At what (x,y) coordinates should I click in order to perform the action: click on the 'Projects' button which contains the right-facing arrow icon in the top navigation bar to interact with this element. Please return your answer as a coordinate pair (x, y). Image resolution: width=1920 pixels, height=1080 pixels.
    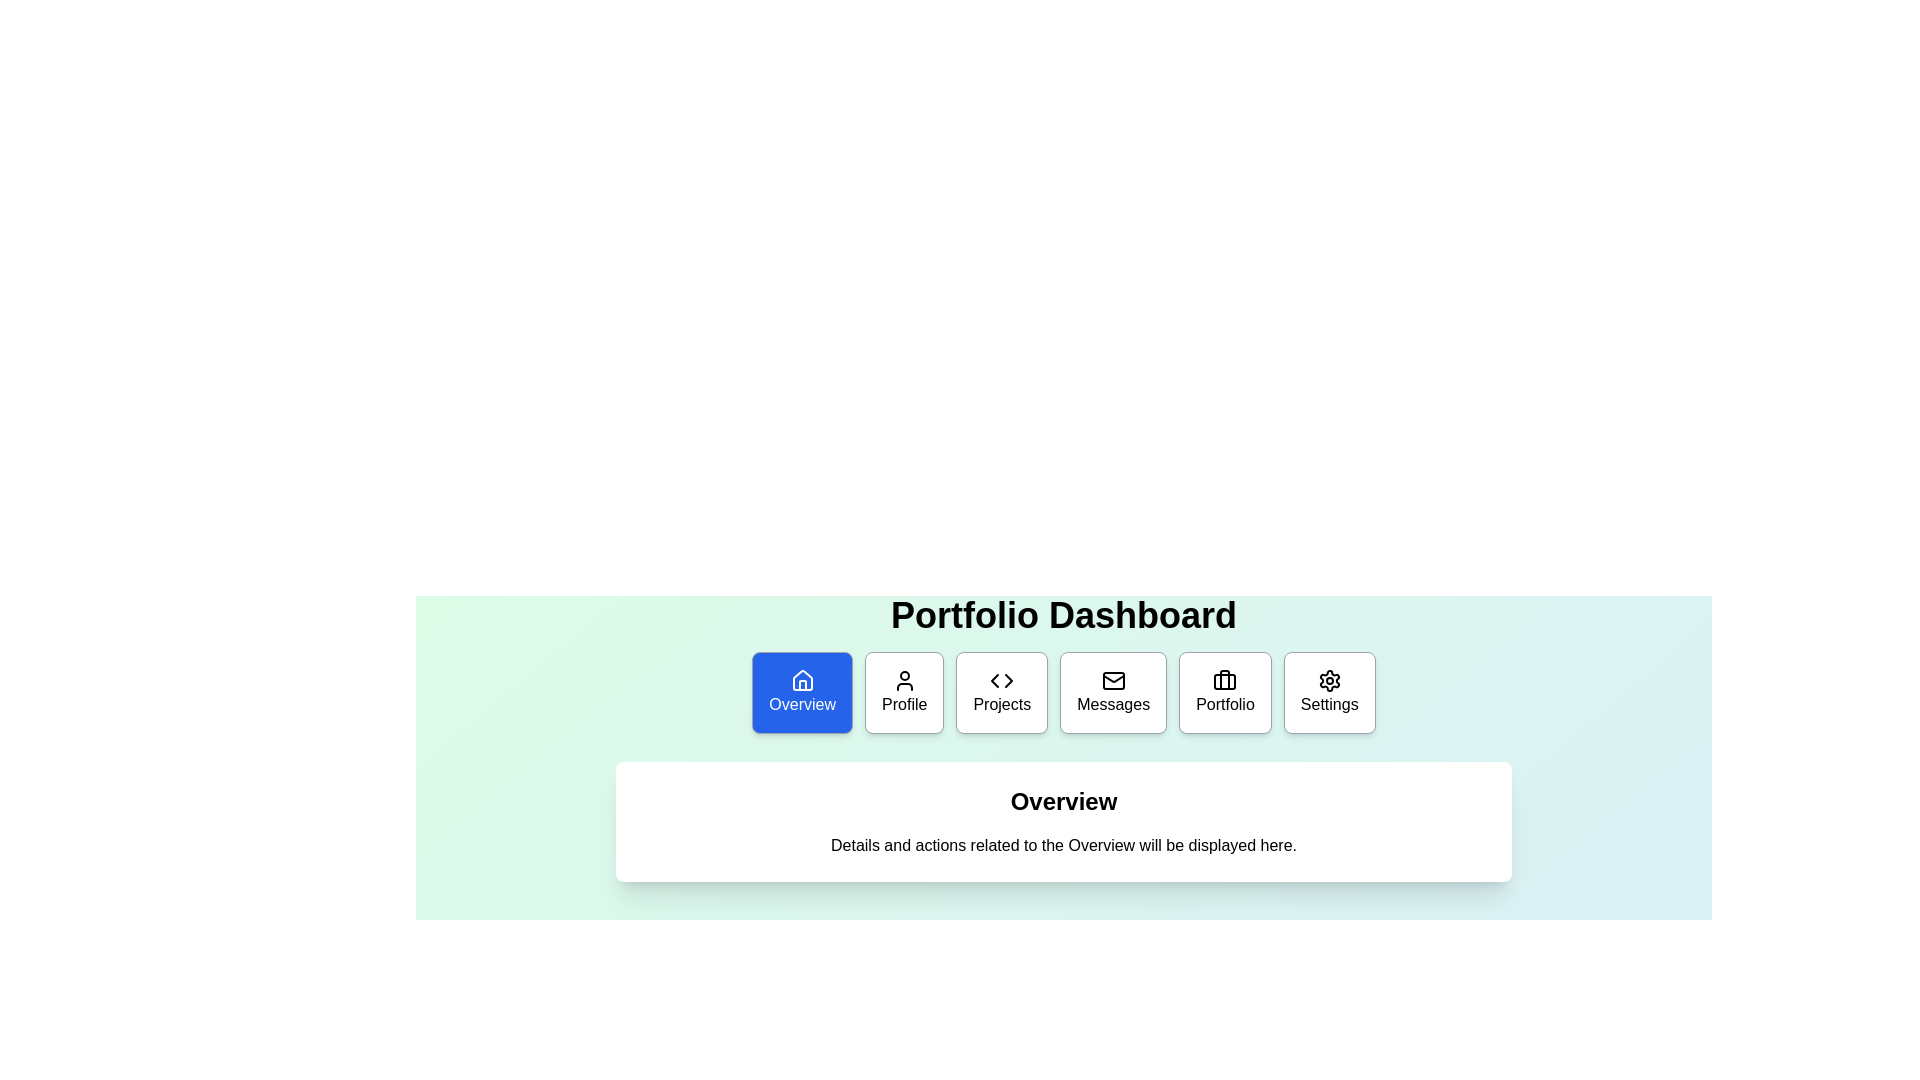
    Looking at the image, I should click on (1009, 680).